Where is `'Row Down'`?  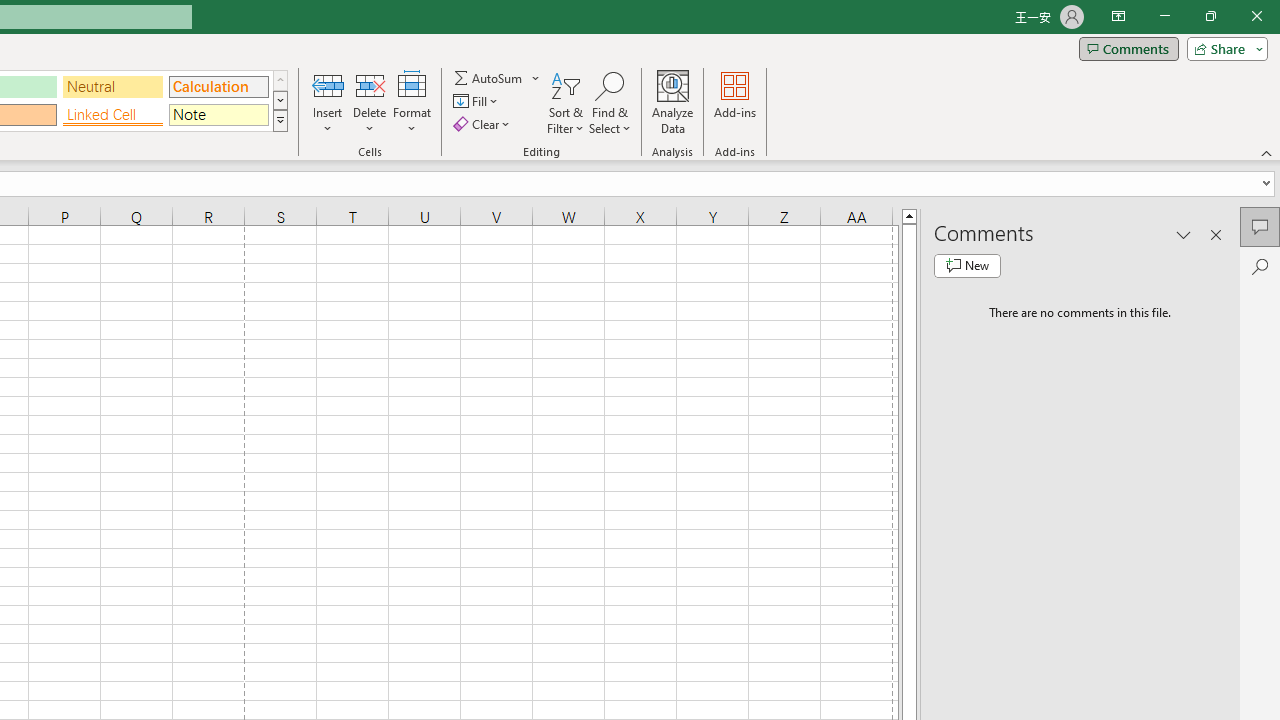
'Row Down' is located at coordinates (279, 100).